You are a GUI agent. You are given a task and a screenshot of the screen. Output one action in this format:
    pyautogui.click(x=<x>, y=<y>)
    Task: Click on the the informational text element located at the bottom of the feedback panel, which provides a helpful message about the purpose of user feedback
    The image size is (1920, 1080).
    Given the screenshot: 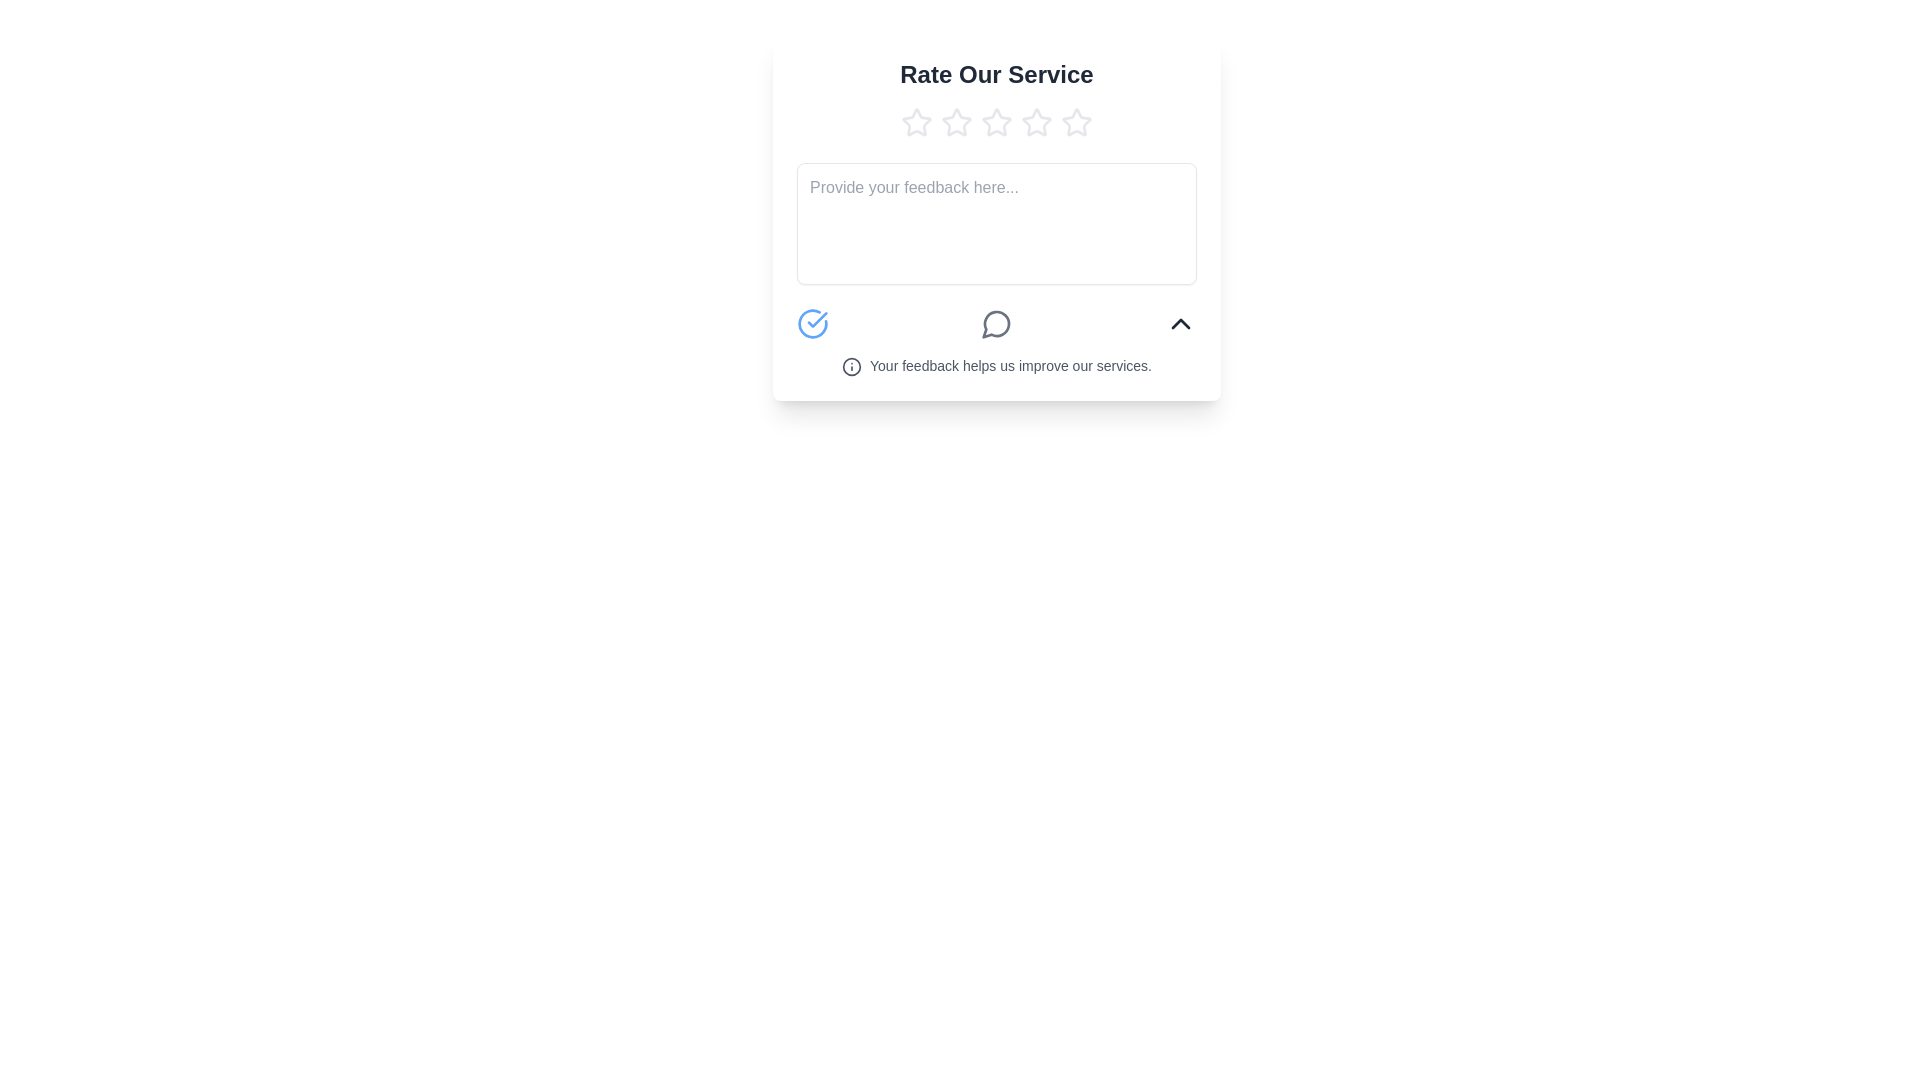 What is the action you would take?
    pyautogui.click(x=997, y=366)
    